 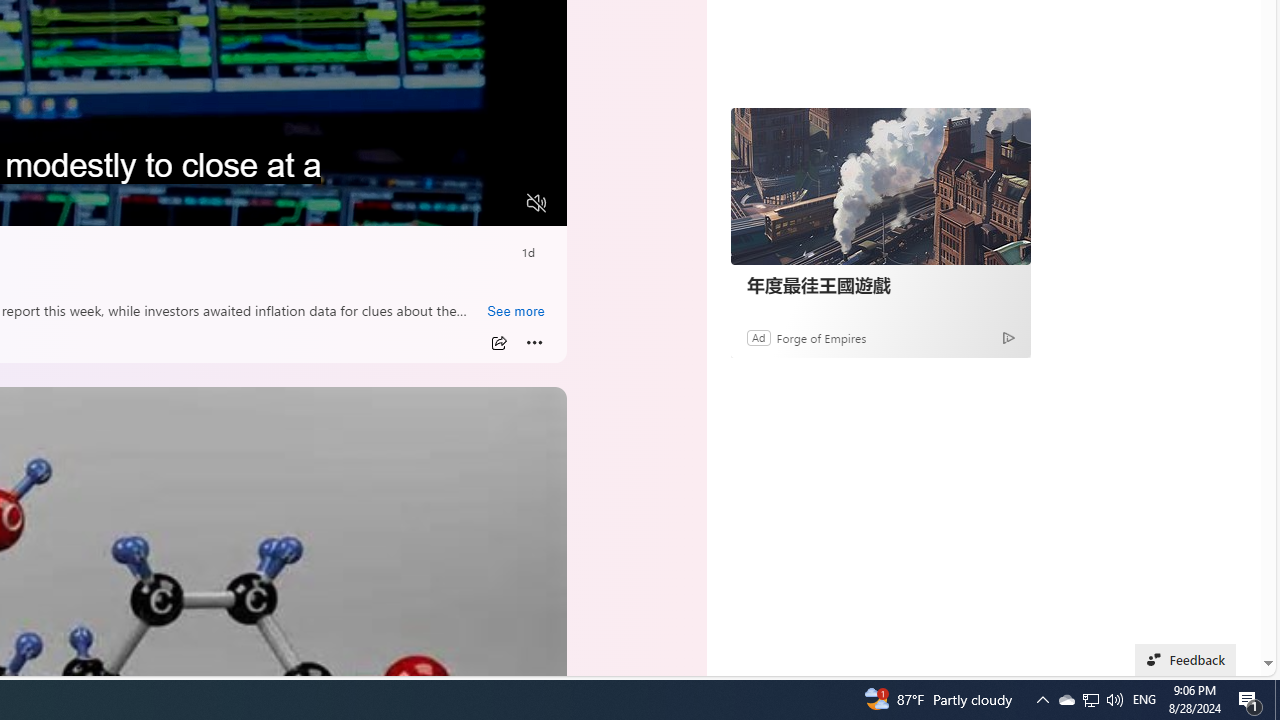 I want to click on 'Share', so click(x=498, y=342).